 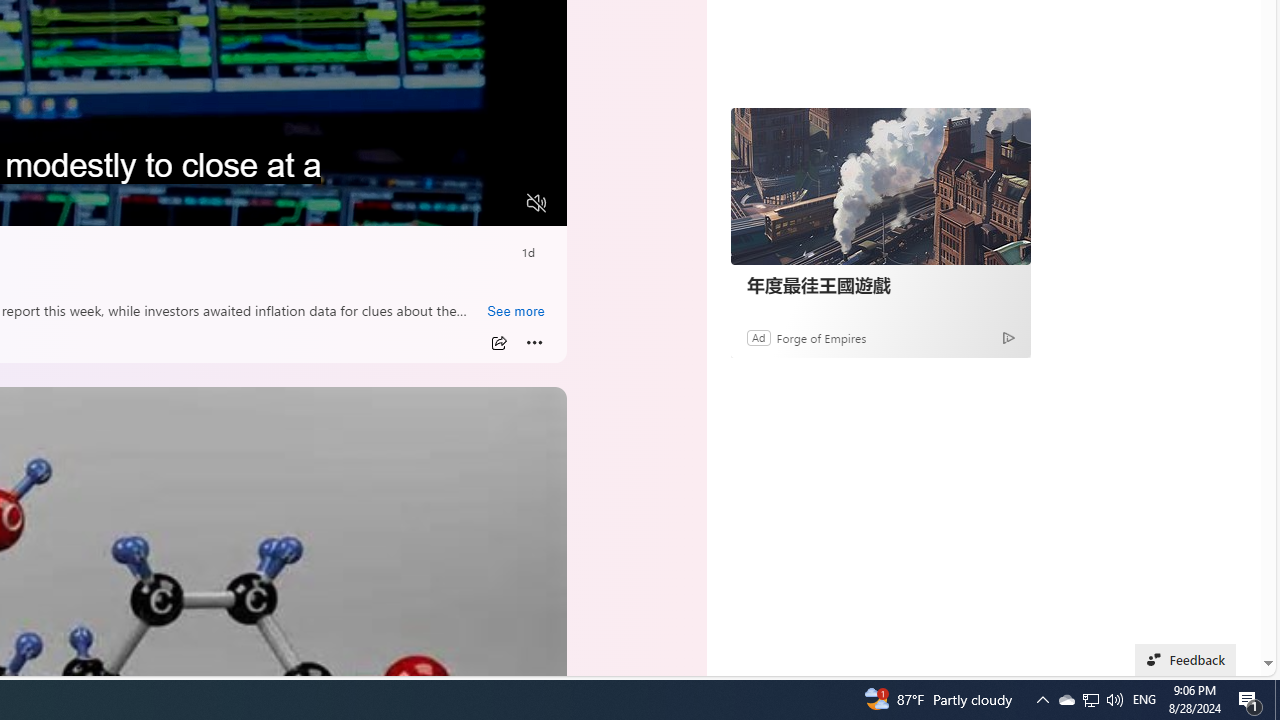 I want to click on 'Share', so click(x=498, y=342).